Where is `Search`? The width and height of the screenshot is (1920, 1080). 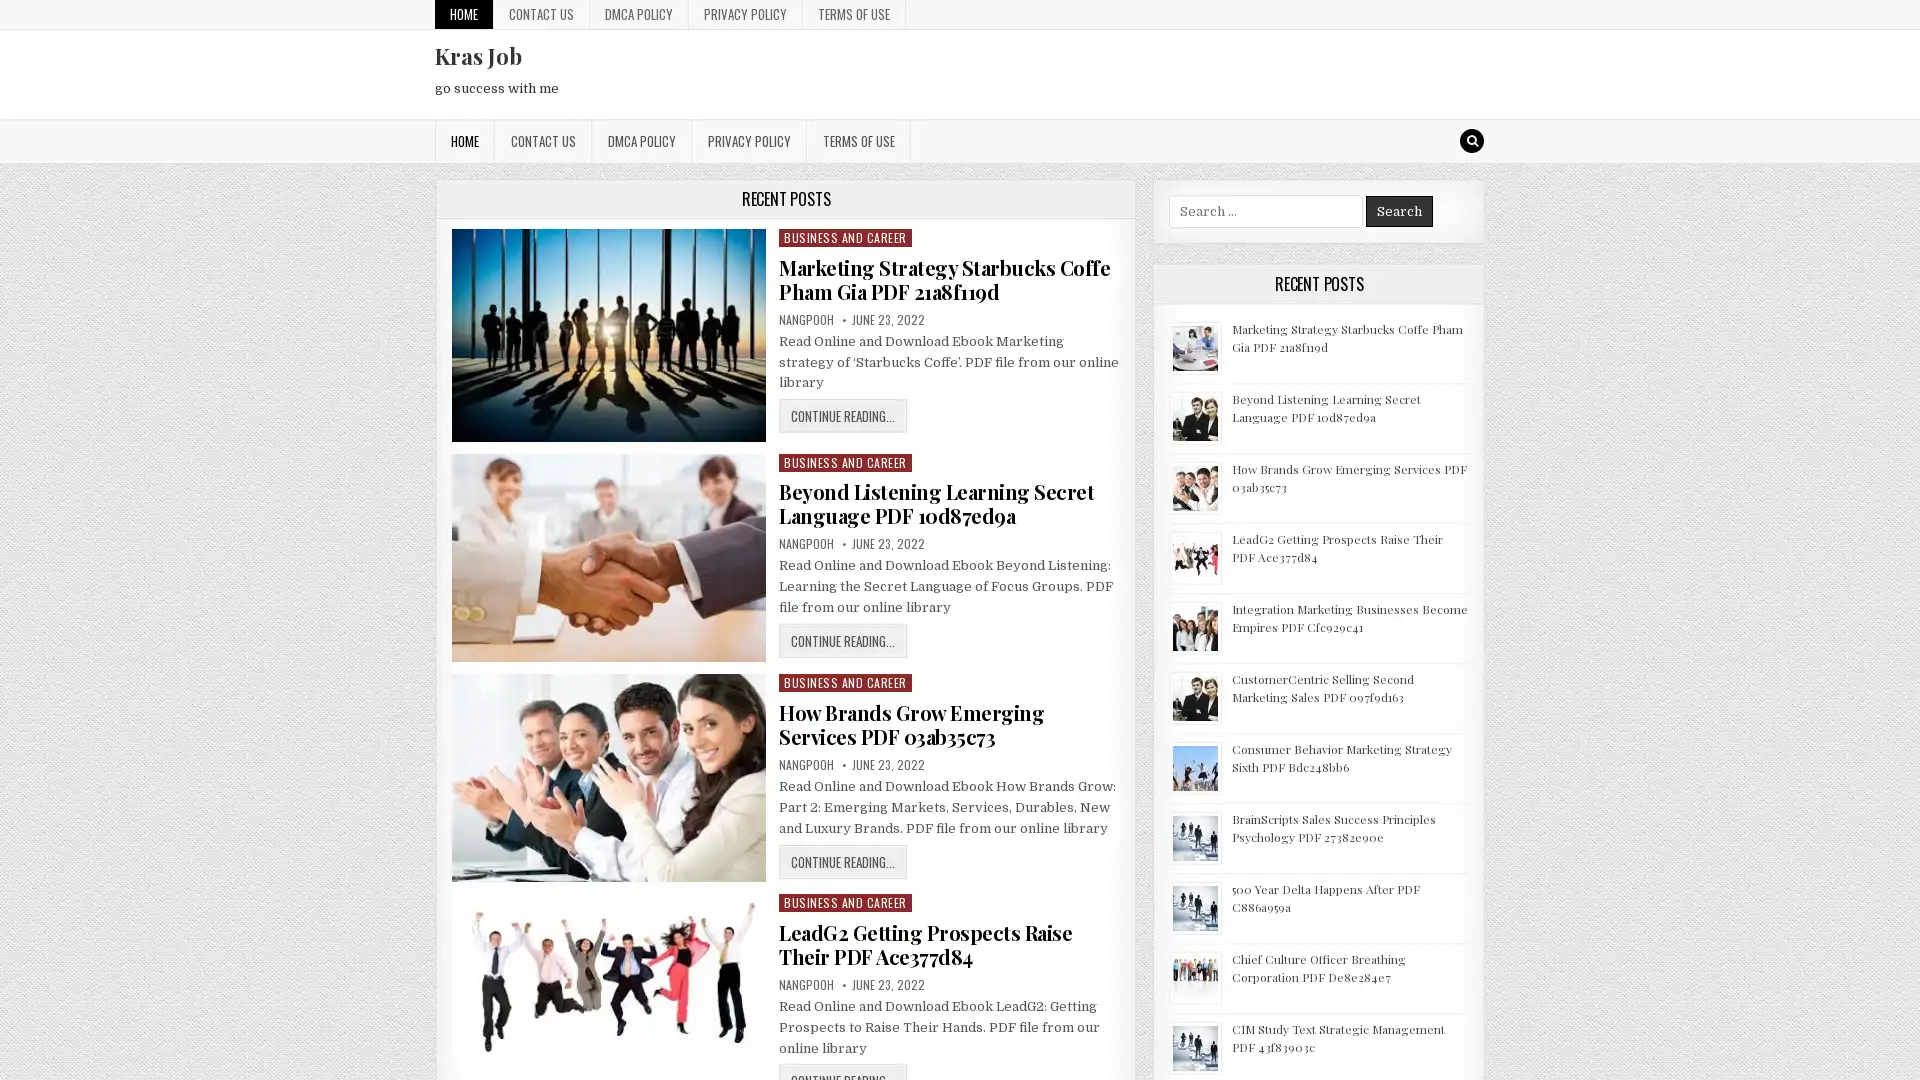
Search is located at coordinates (1398, 211).